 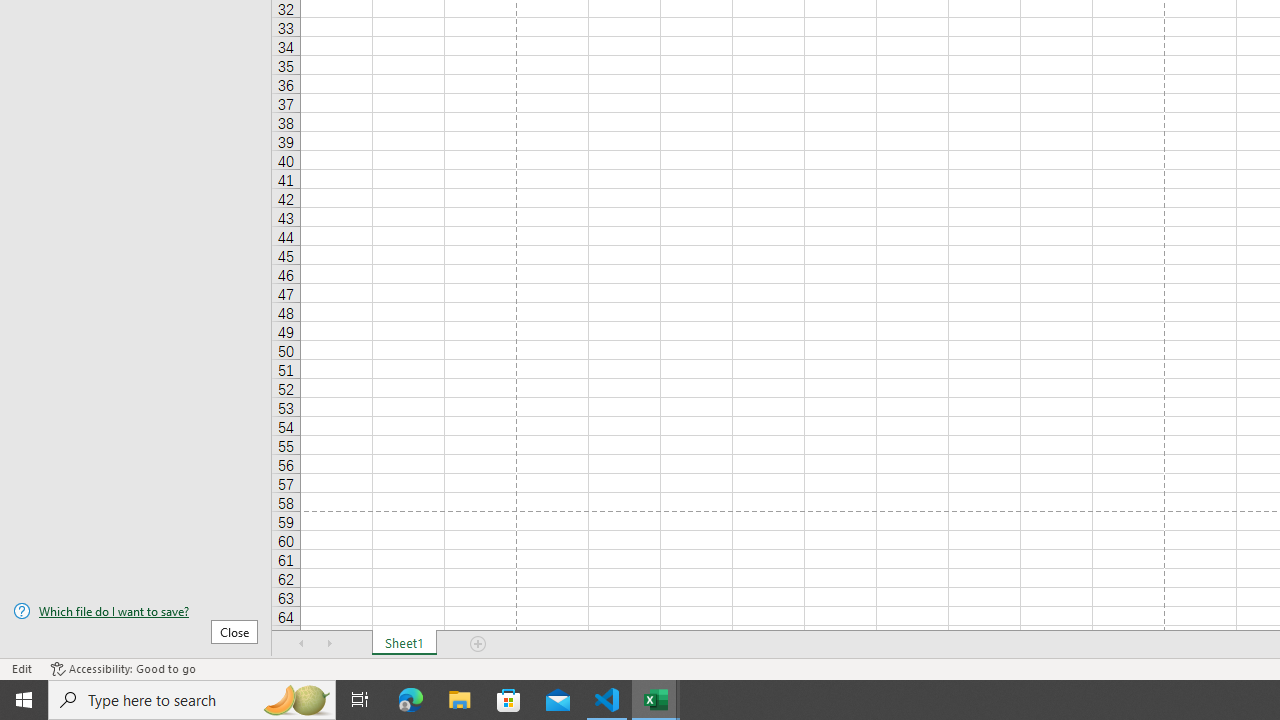 I want to click on 'Visual Studio Code - 1 running window', so click(x=606, y=698).